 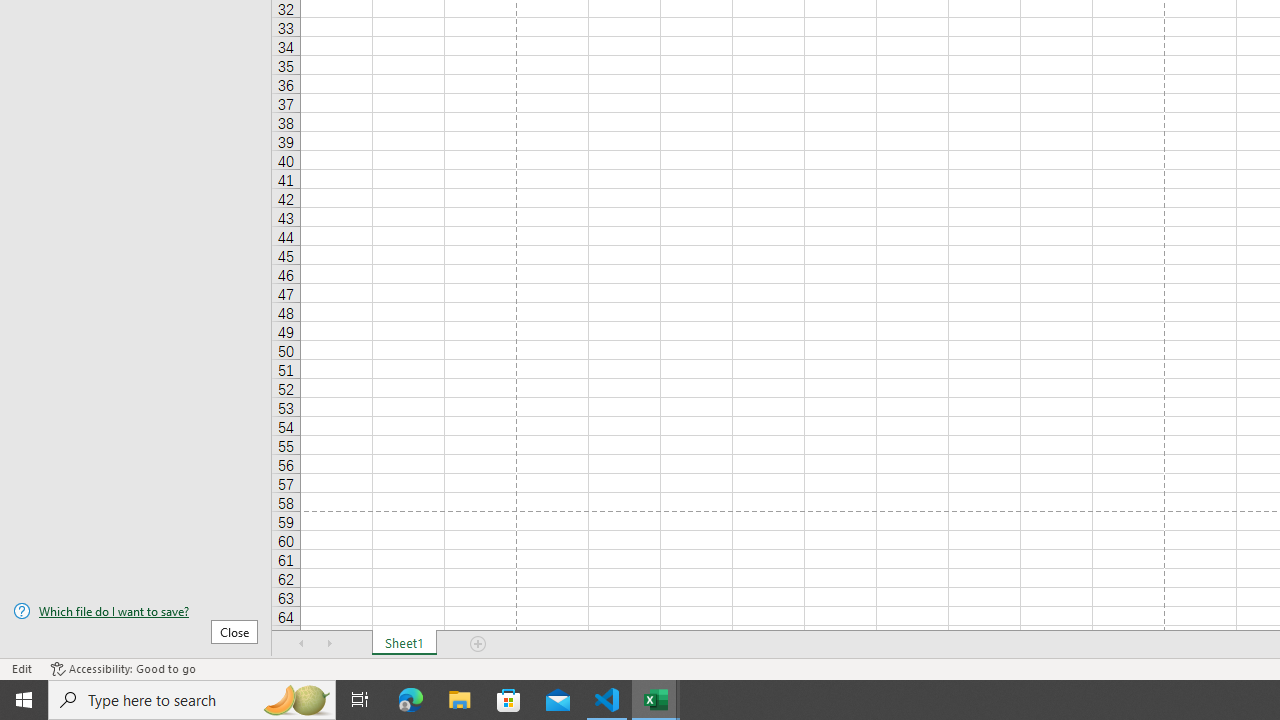 I want to click on 'Visual Studio Code - 1 running window', so click(x=606, y=698).